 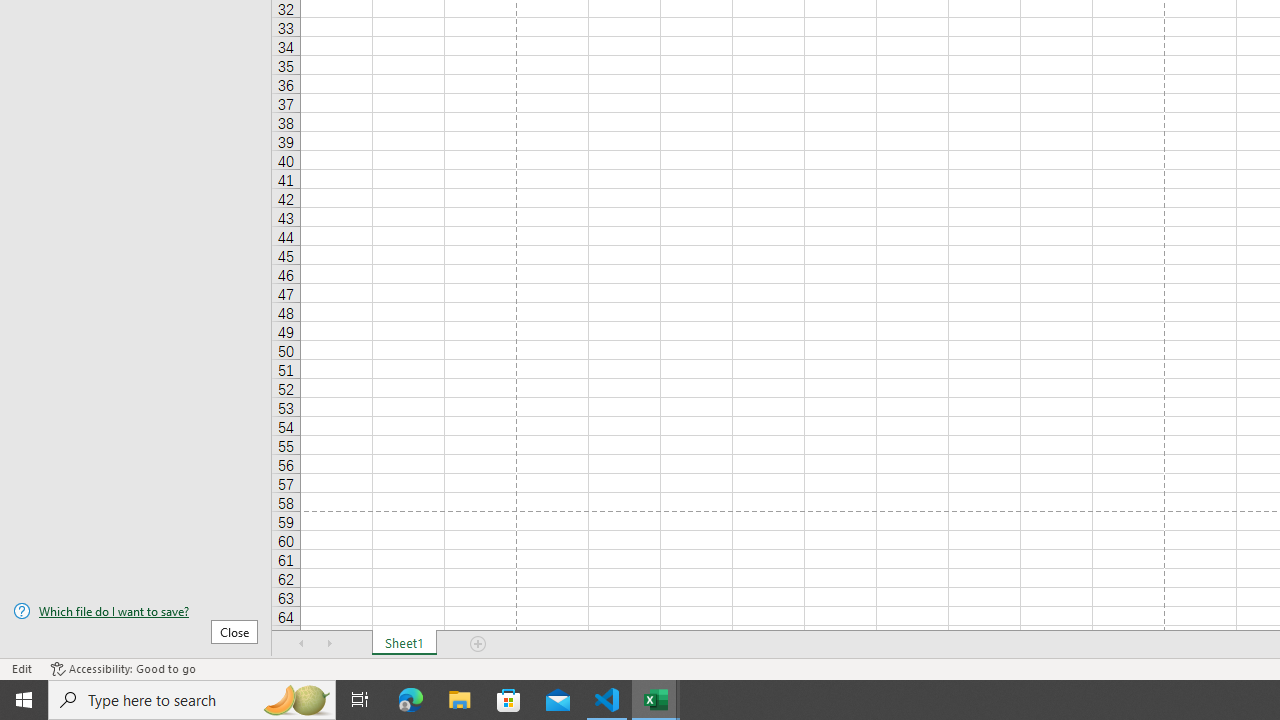 I want to click on 'Visual Studio Code - 1 running window', so click(x=606, y=698).